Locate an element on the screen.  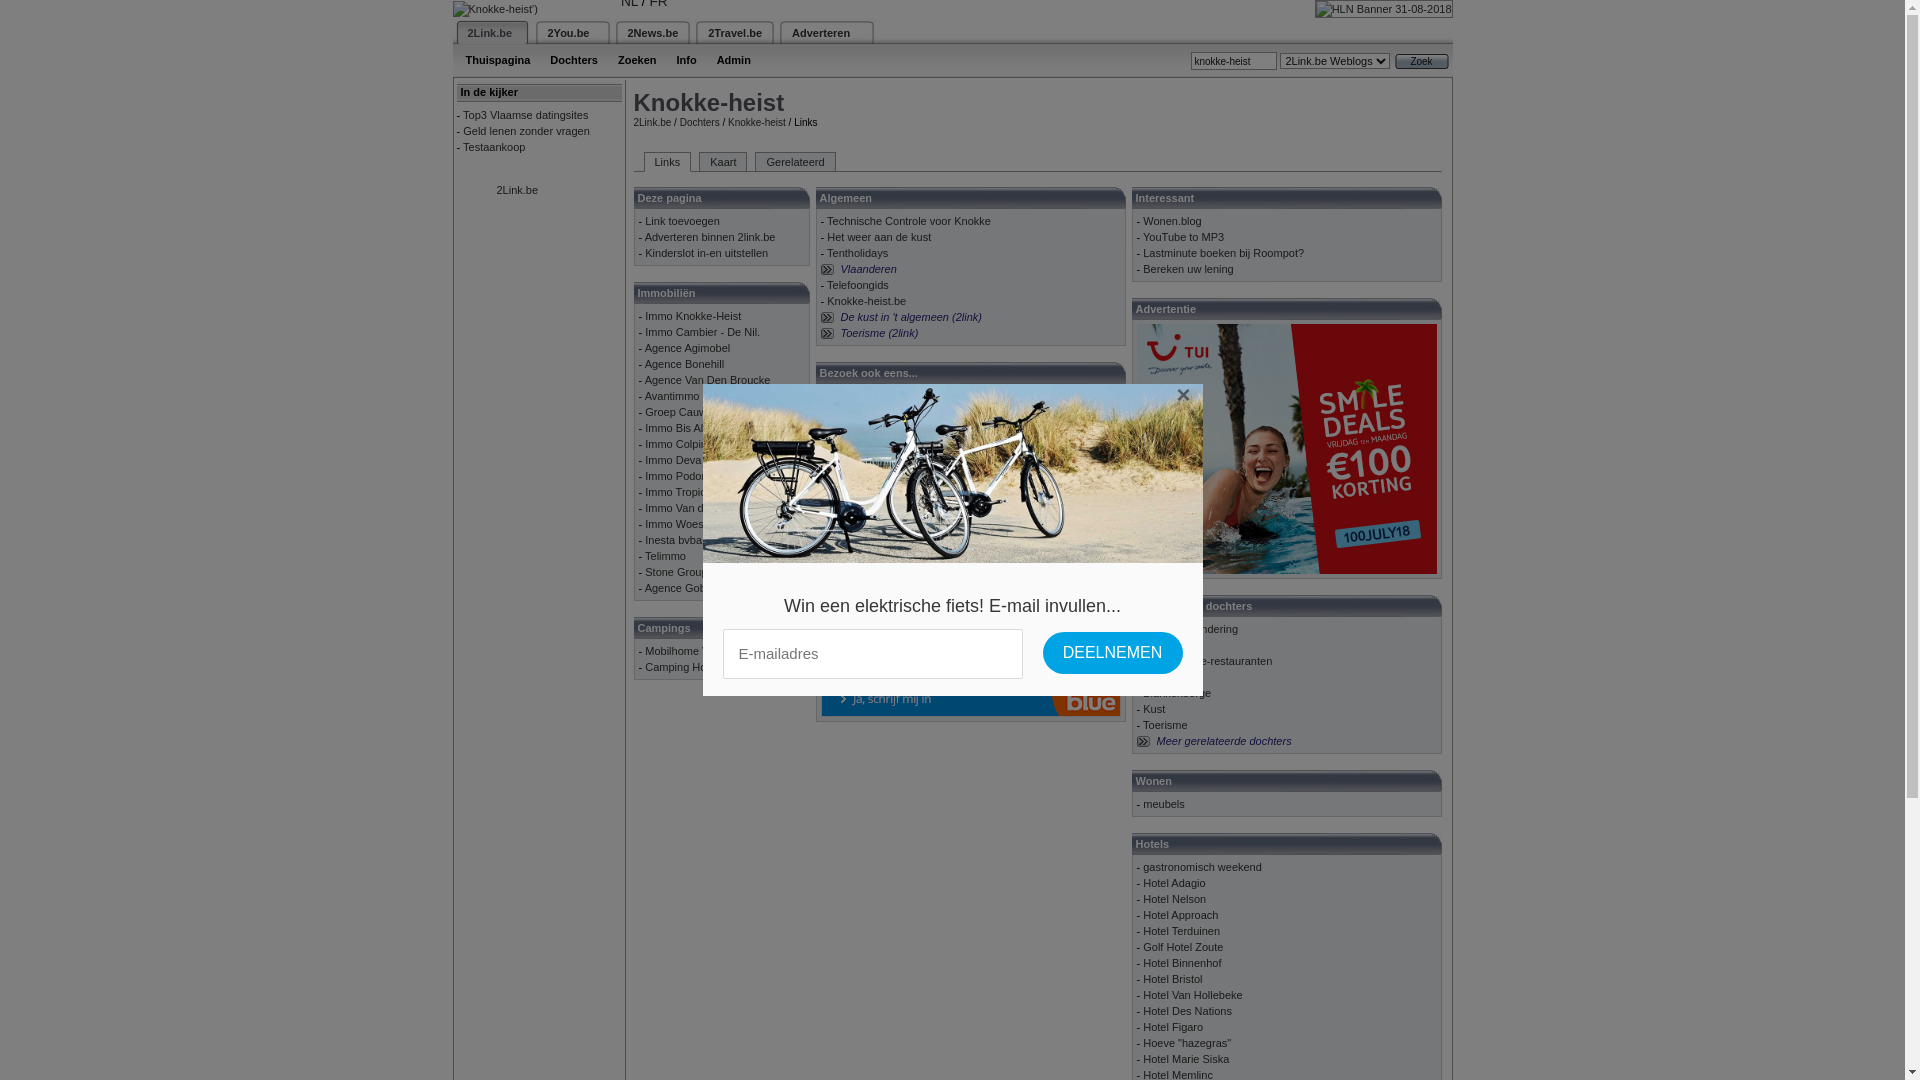
'Link toevoegen' is located at coordinates (682, 220).